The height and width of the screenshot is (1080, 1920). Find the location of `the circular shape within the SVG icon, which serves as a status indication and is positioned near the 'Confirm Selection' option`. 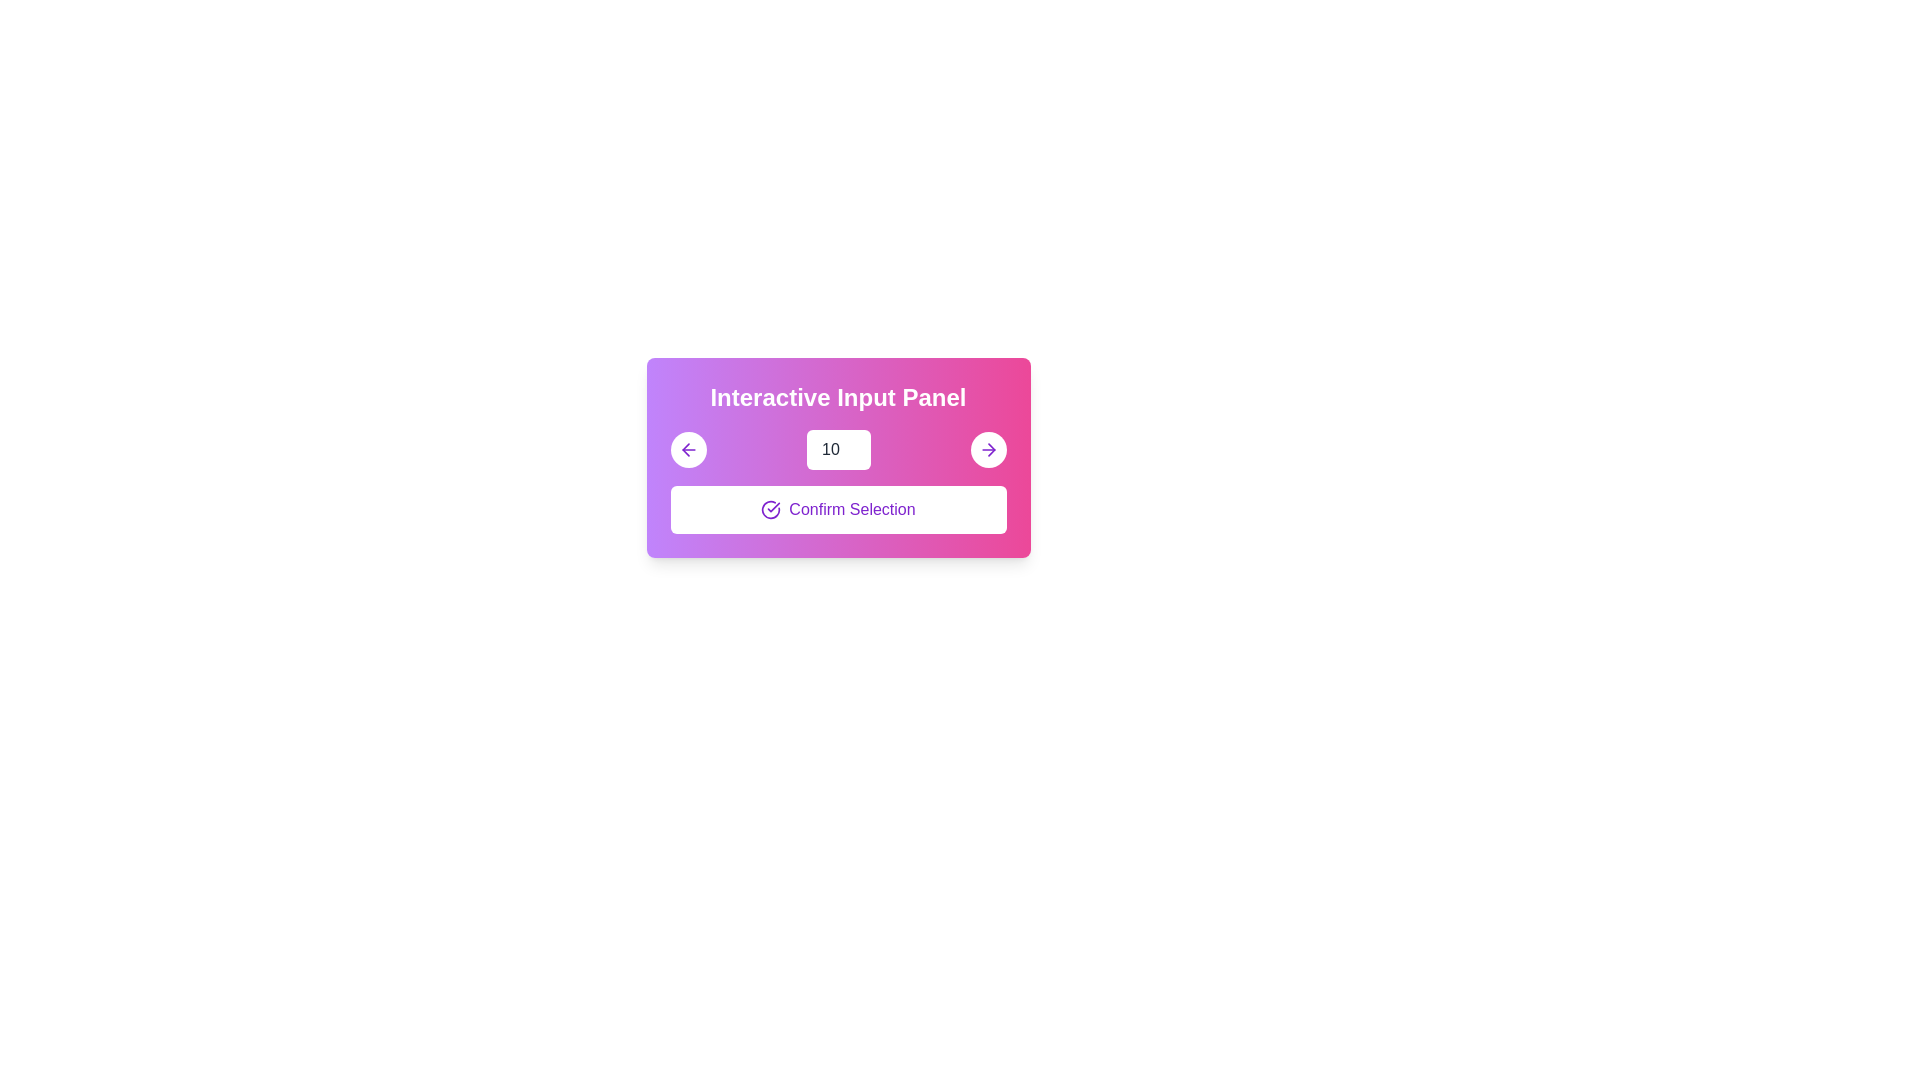

the circular shape within the SVG icon, which serves as a status indication and is positioned near the 'Confirm Selection' option is located at coordinates (770, 508).